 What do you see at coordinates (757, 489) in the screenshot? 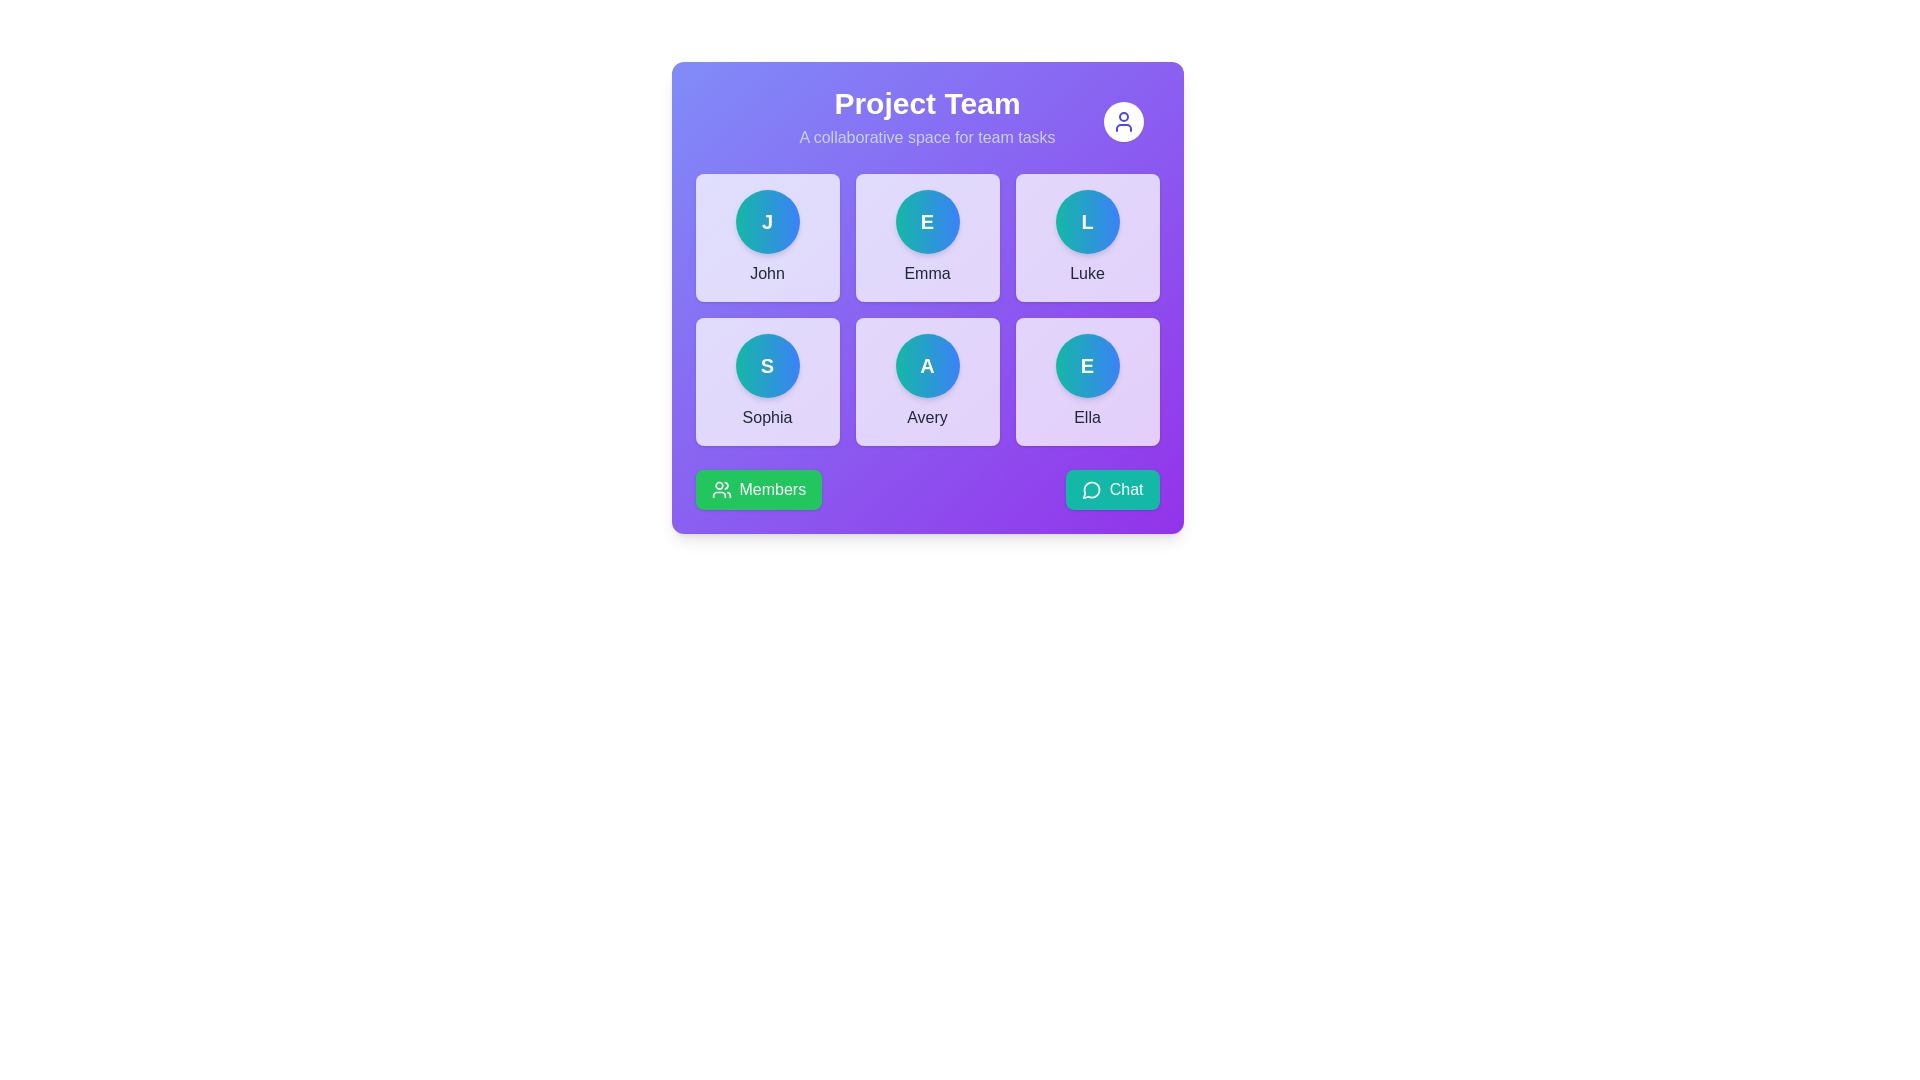
I see `the green 'Members' button with a white icon of two people` at bounding box center [757, 489].